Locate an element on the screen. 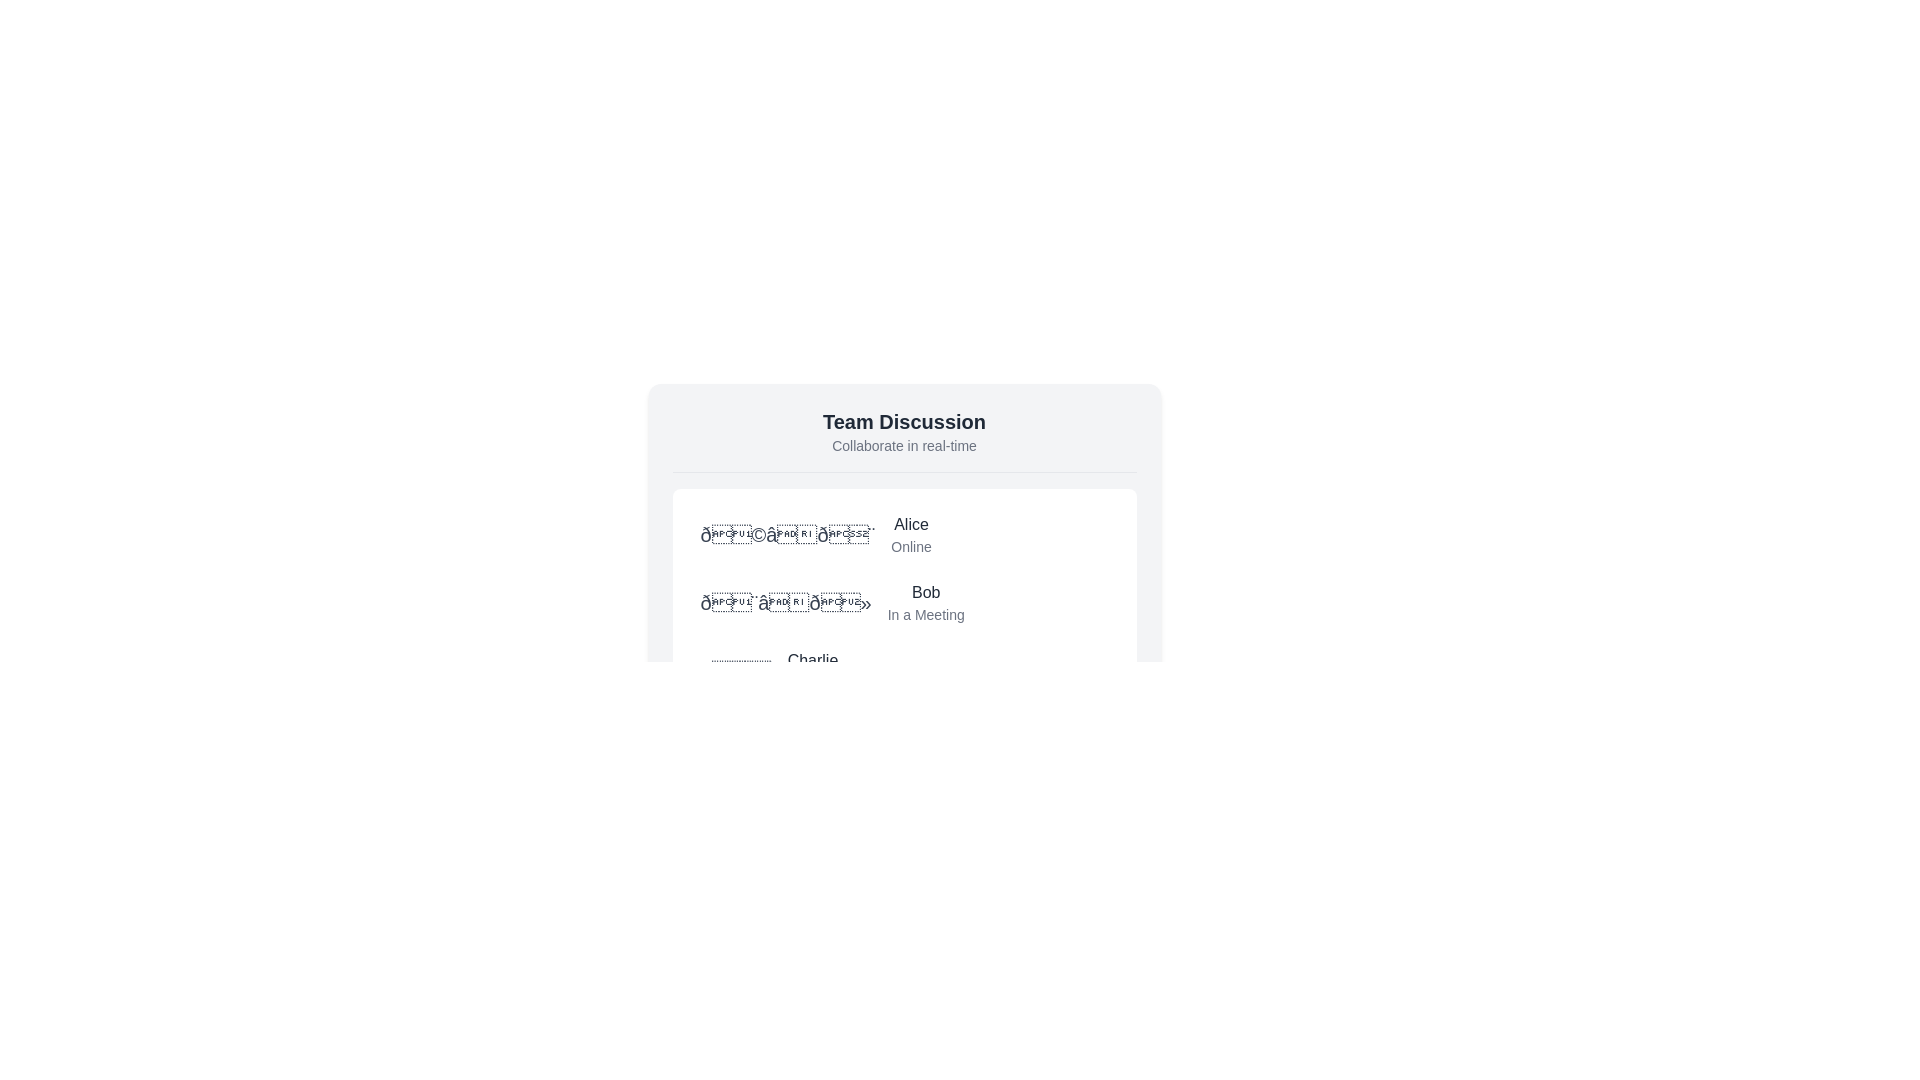 This screenshot has width=1920, height=1080. the text label displaying the name 'Bob' in the participant list, which is located below 'Alice' and above 'In a Meeting' is located at coordinates (925, 592).